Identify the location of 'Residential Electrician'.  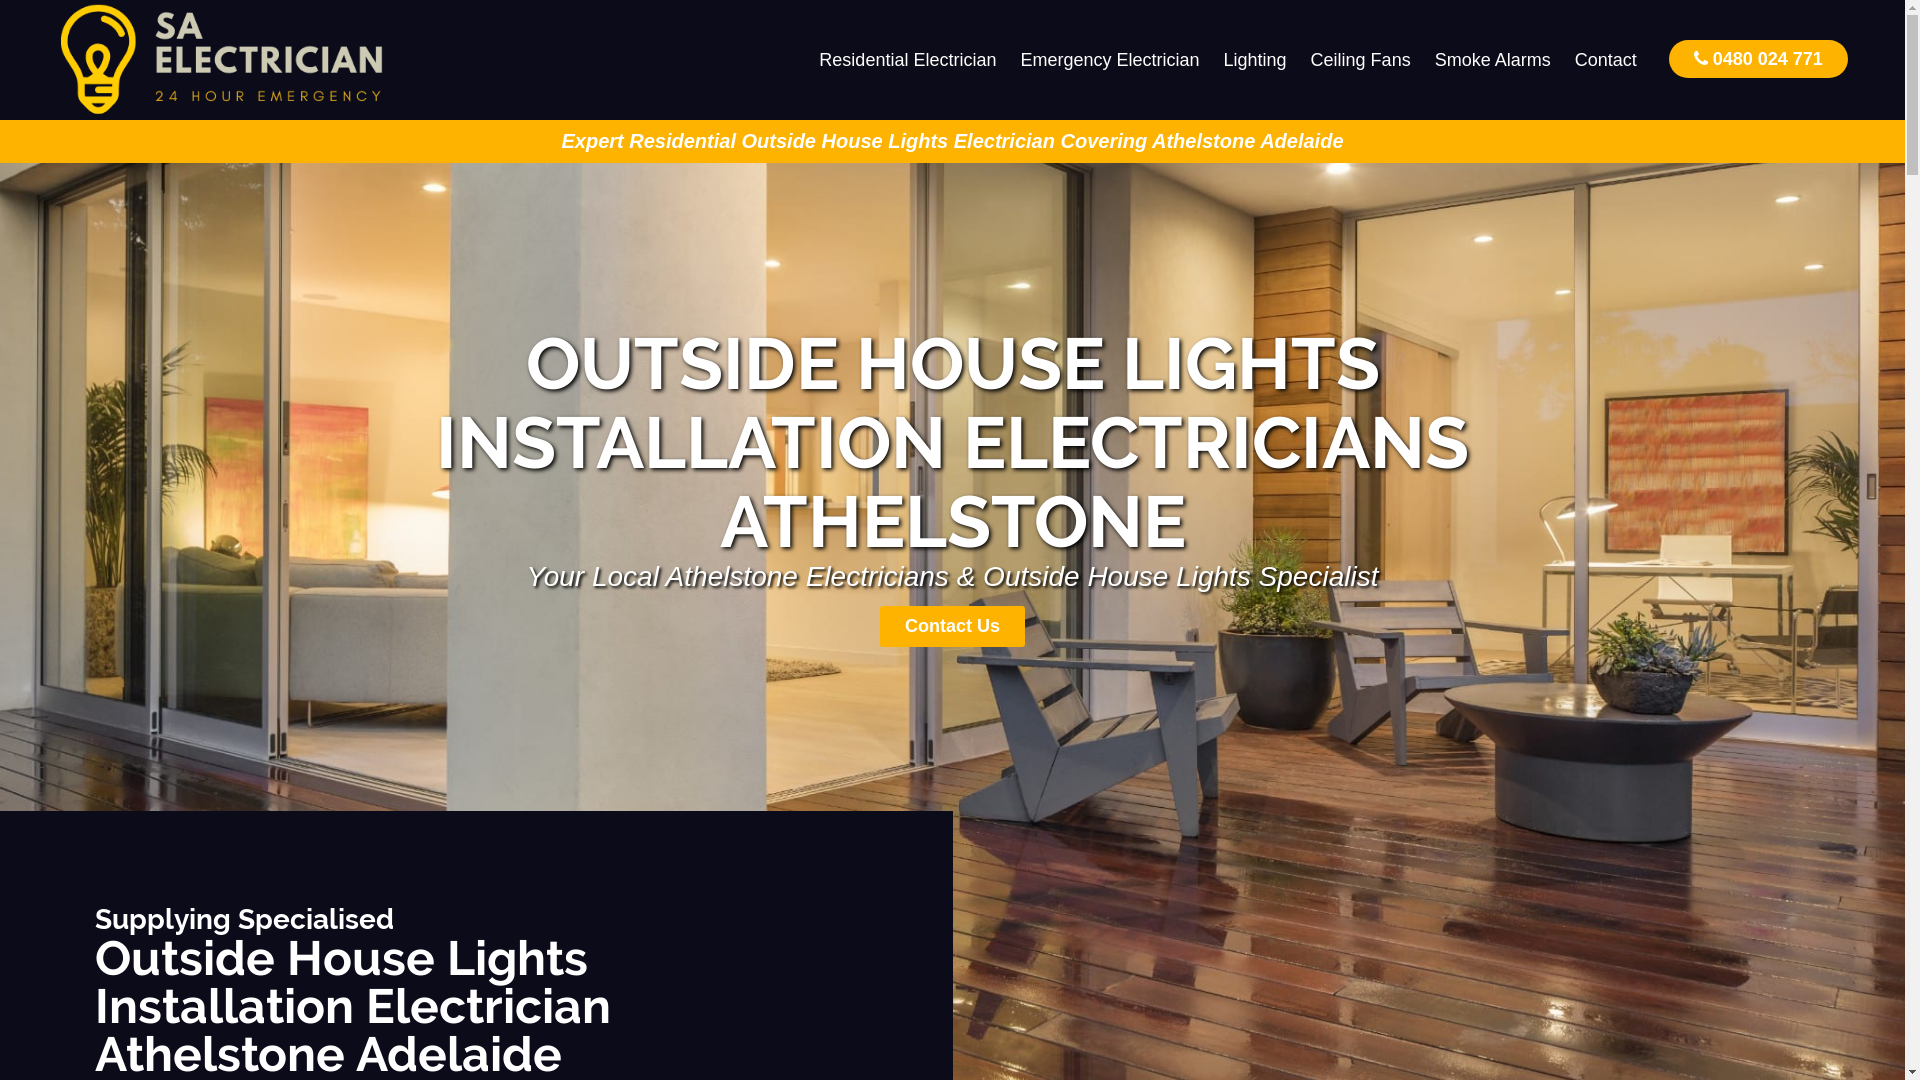
(906, 59).